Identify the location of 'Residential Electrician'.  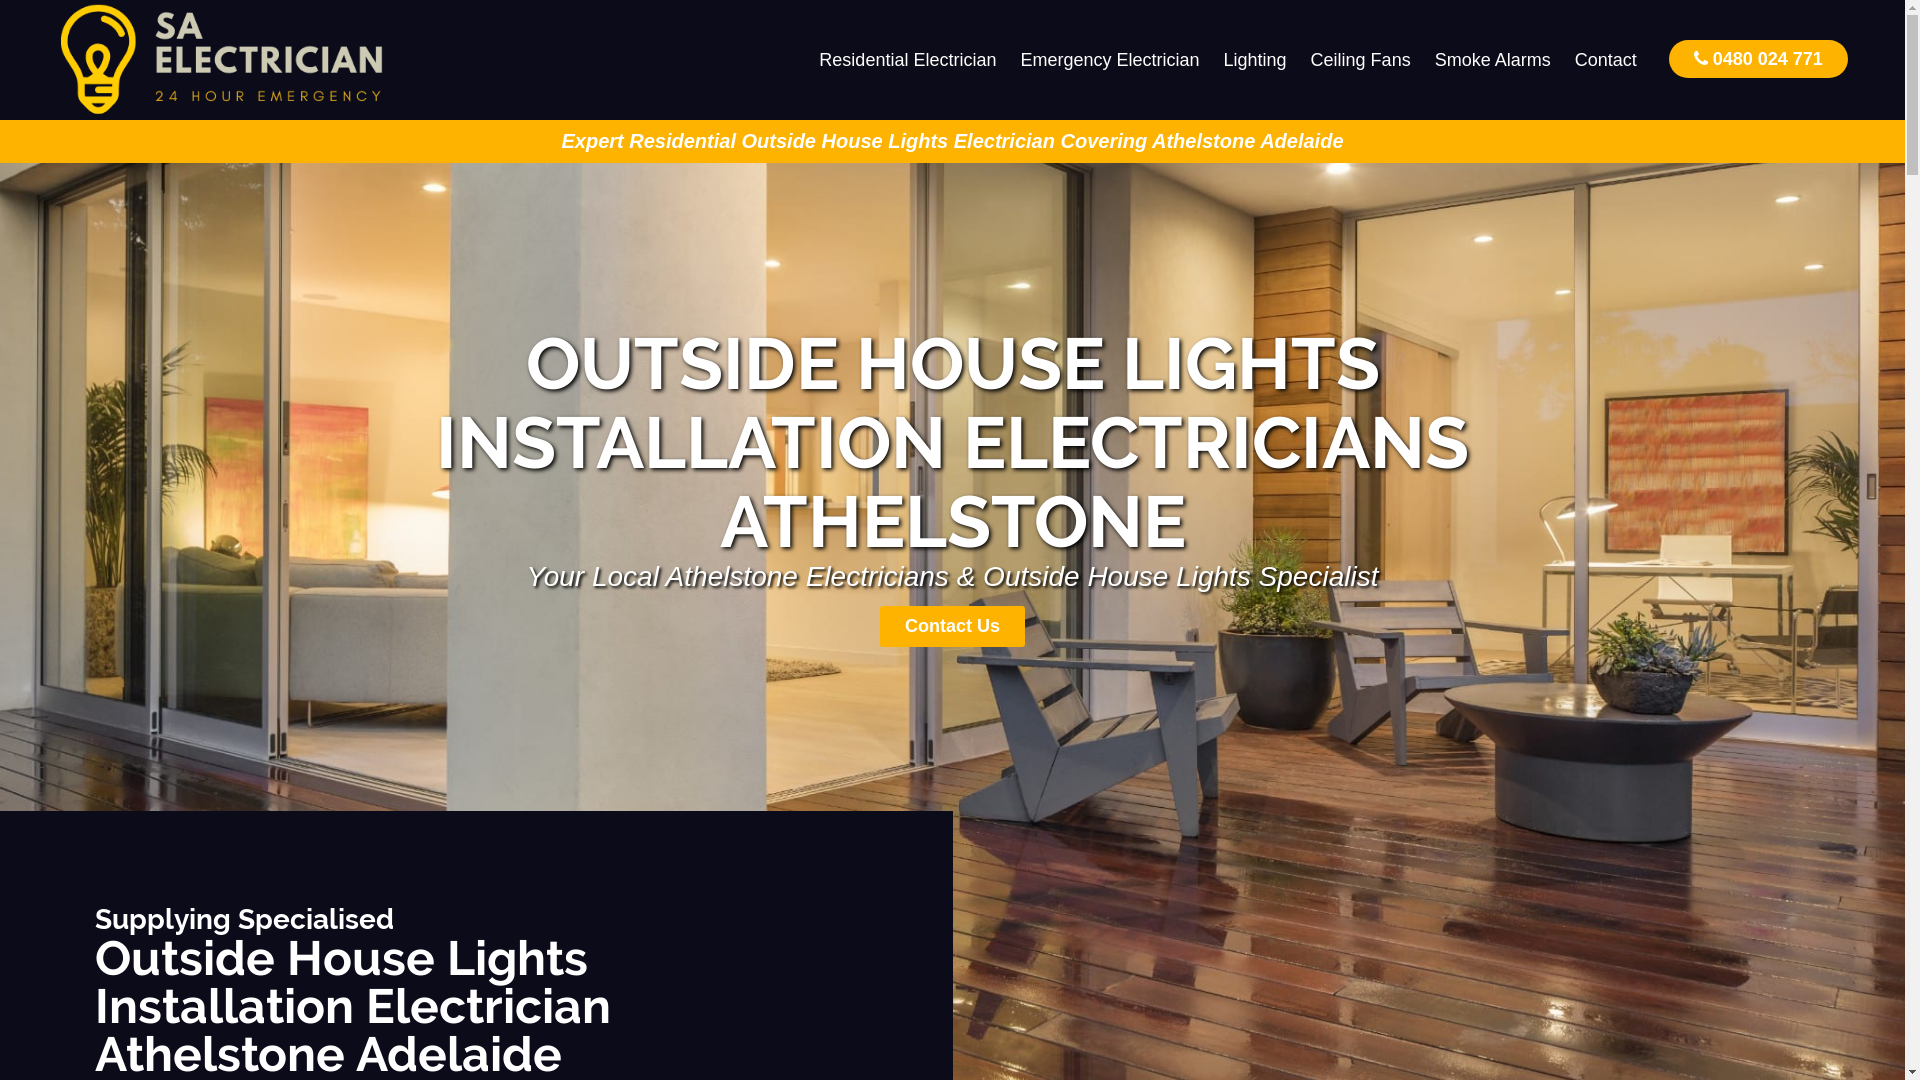
(906, 59).